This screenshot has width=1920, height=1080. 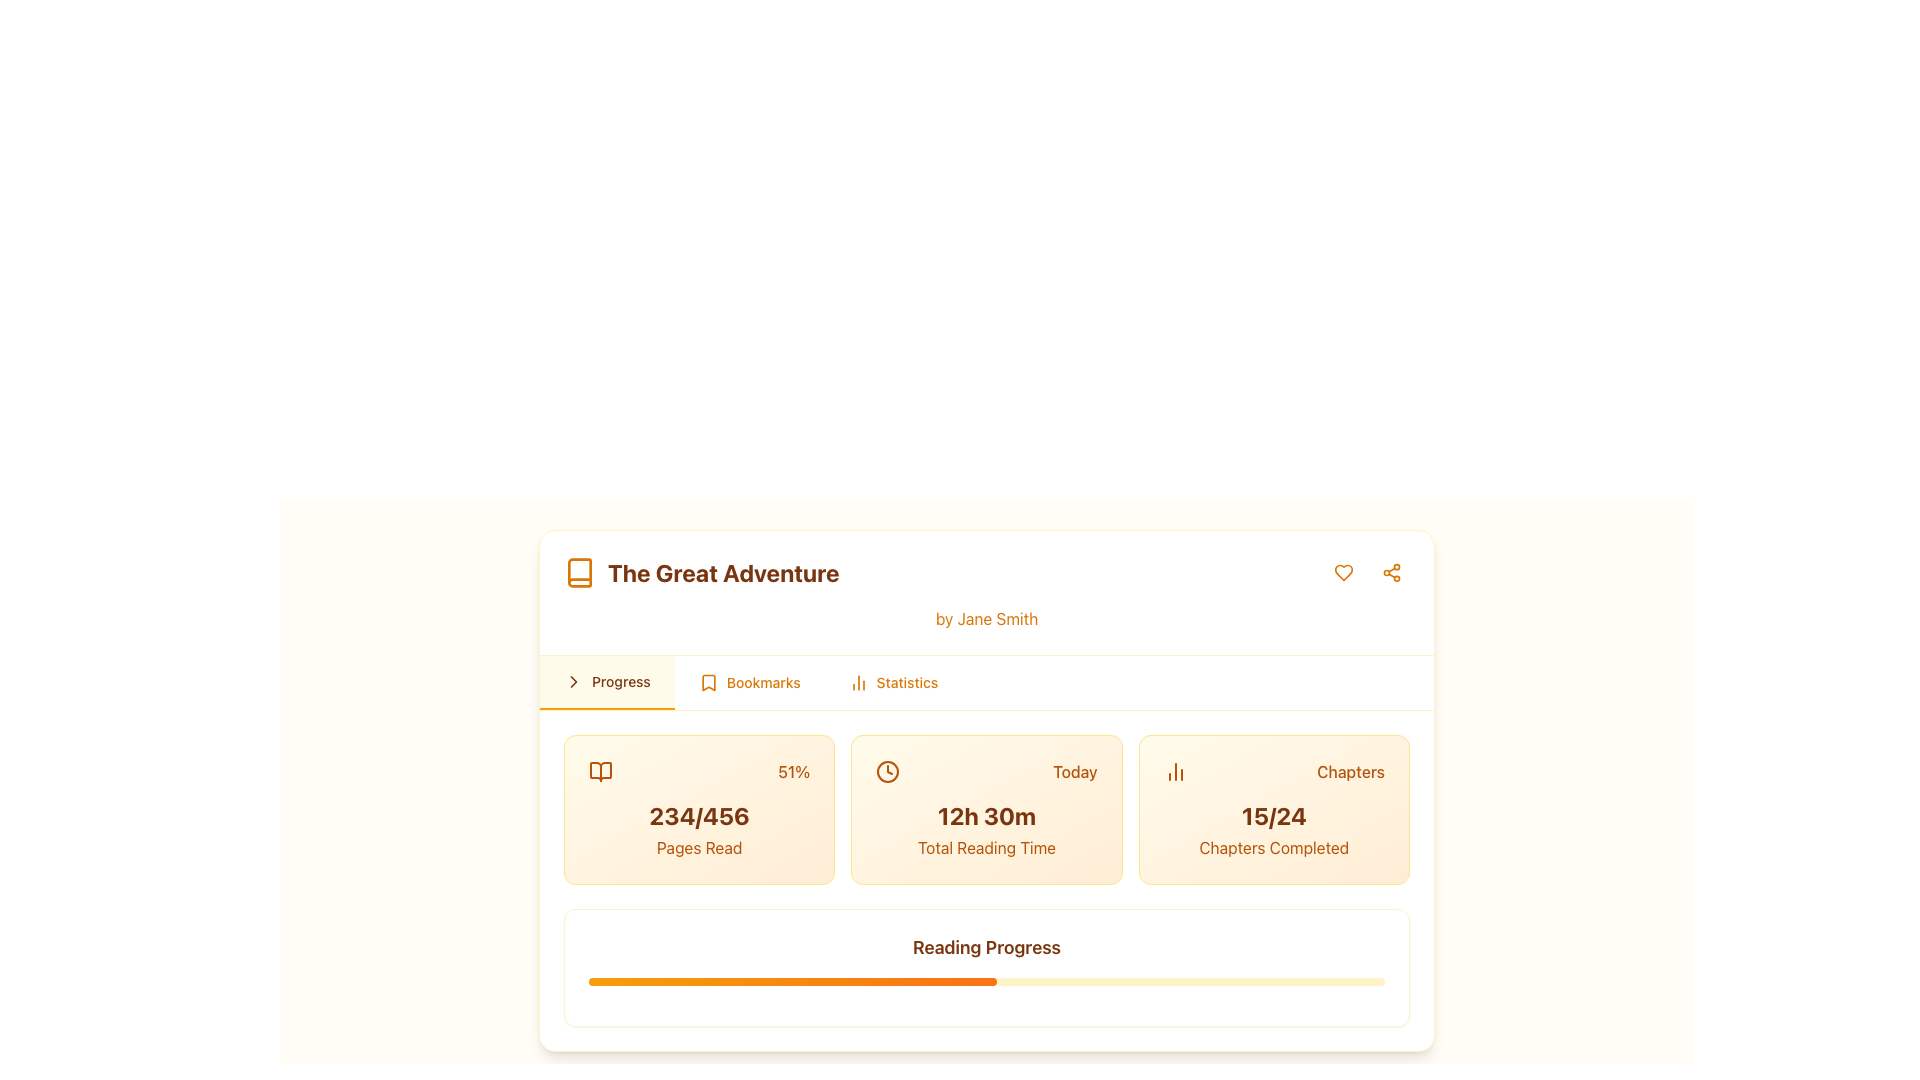 What do you see at coordinates (793, 770) in the screenshot?
I see `the Text label displaying a percentage value, which is located to the right of a book icon, indicating progress` at bounding box center [793, 770].